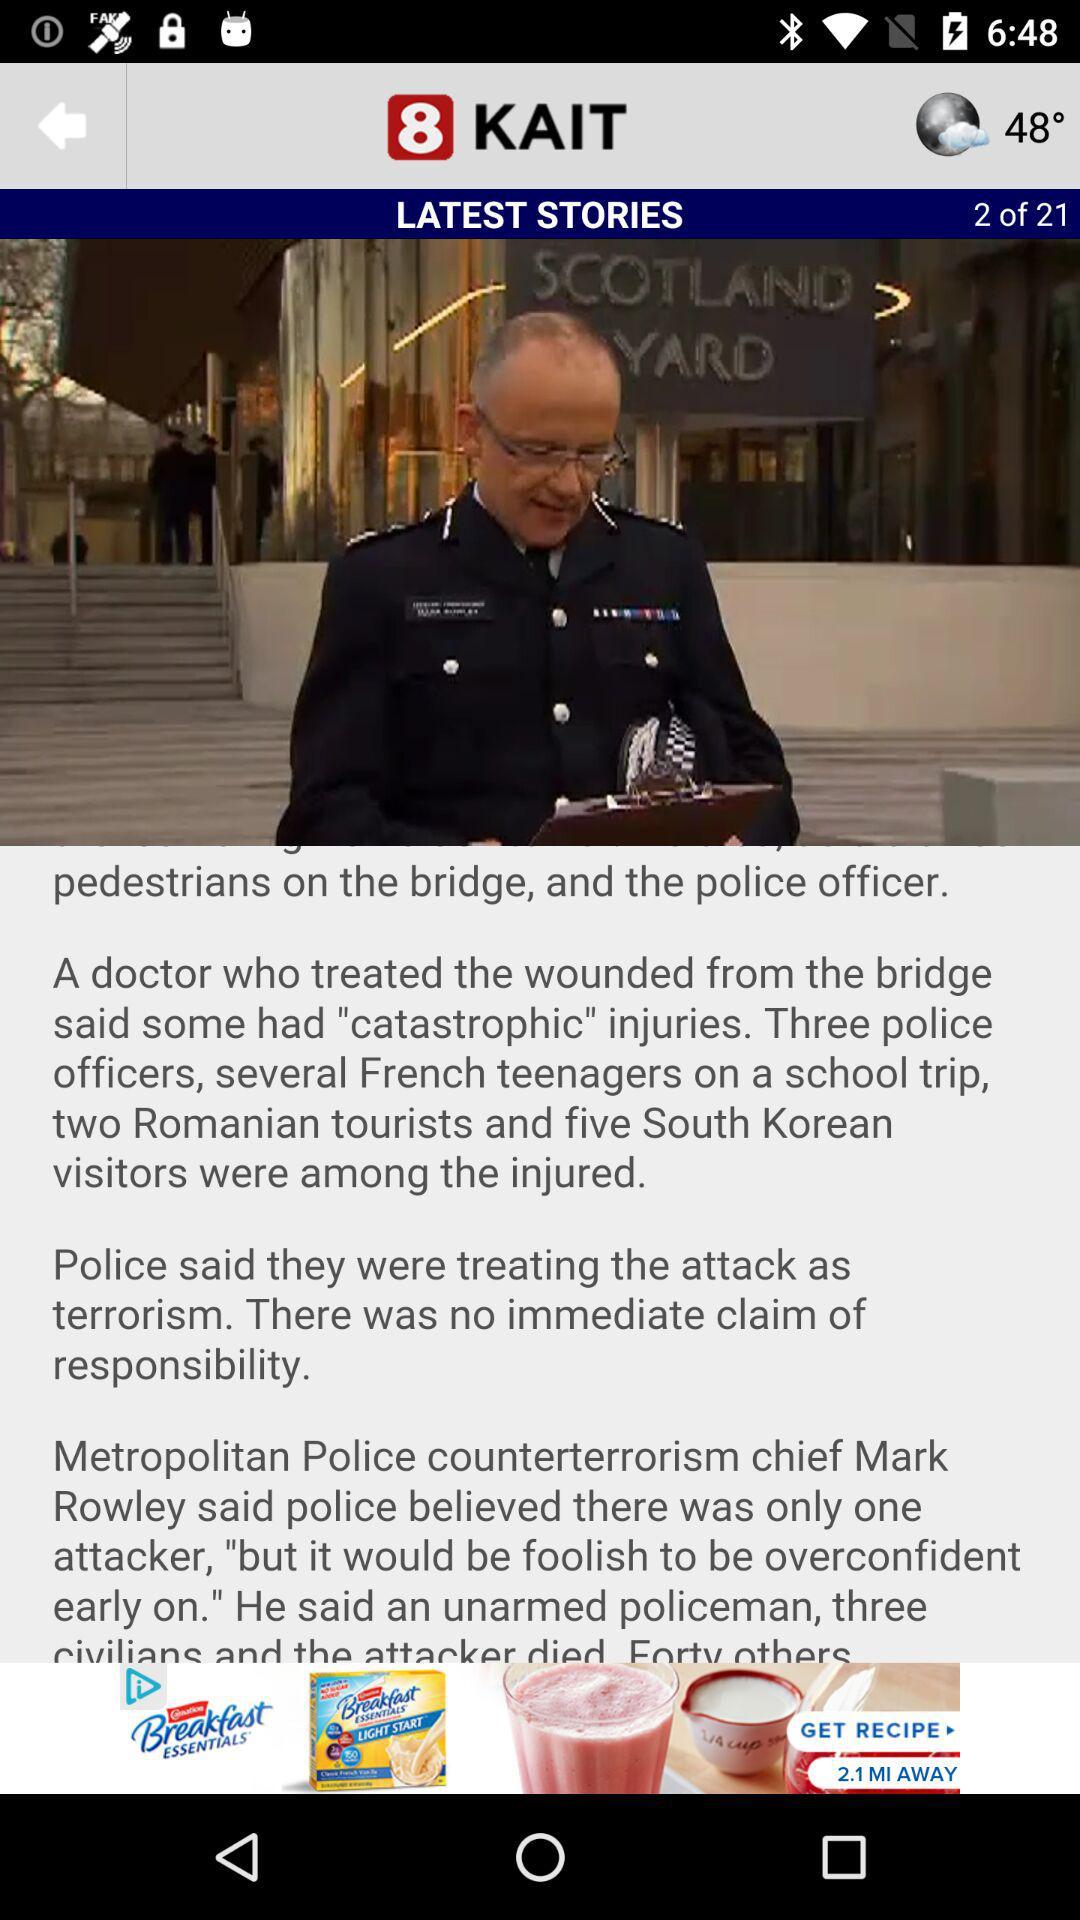  I want to click on previous page, so click(61, 124).